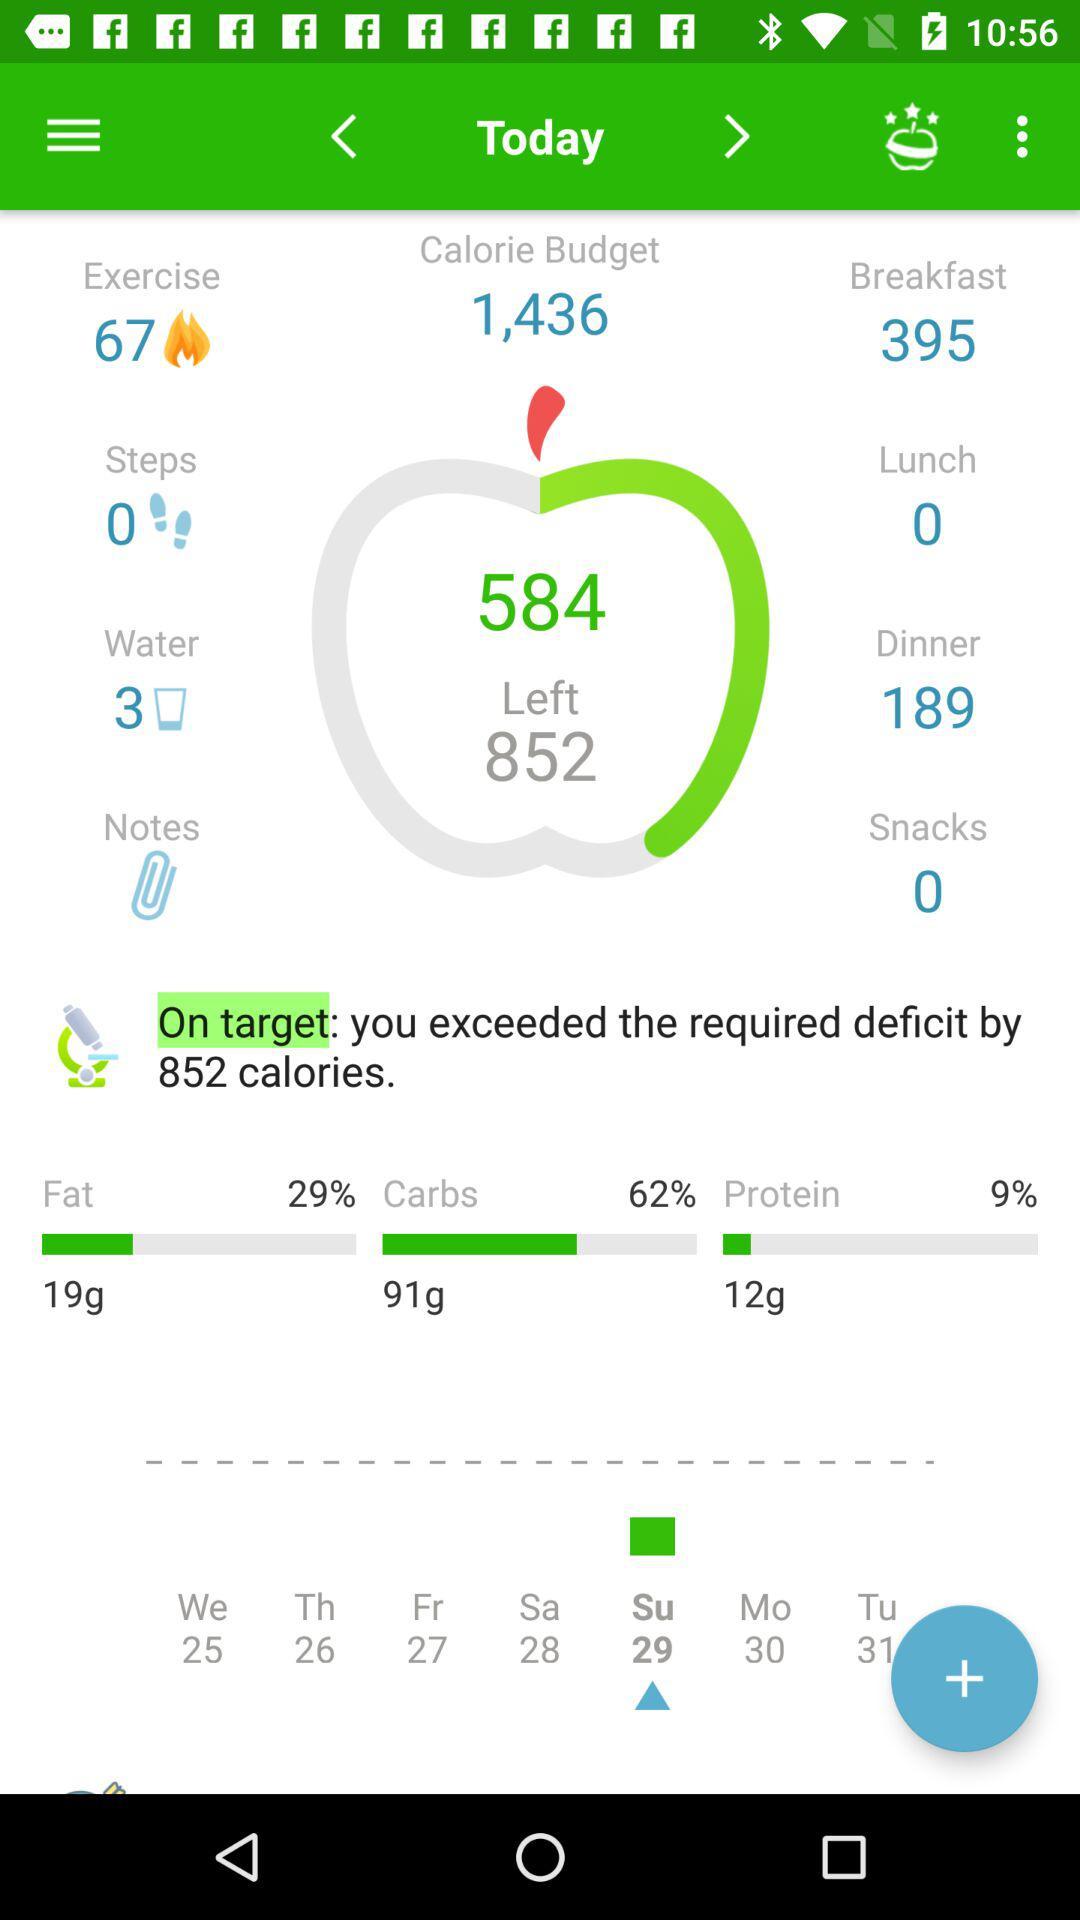 The width and height of the screenshot is (1080, 1920). Describe the element at coordinates (963, 1678) in the screenshot. I see `the add icon` at that location.